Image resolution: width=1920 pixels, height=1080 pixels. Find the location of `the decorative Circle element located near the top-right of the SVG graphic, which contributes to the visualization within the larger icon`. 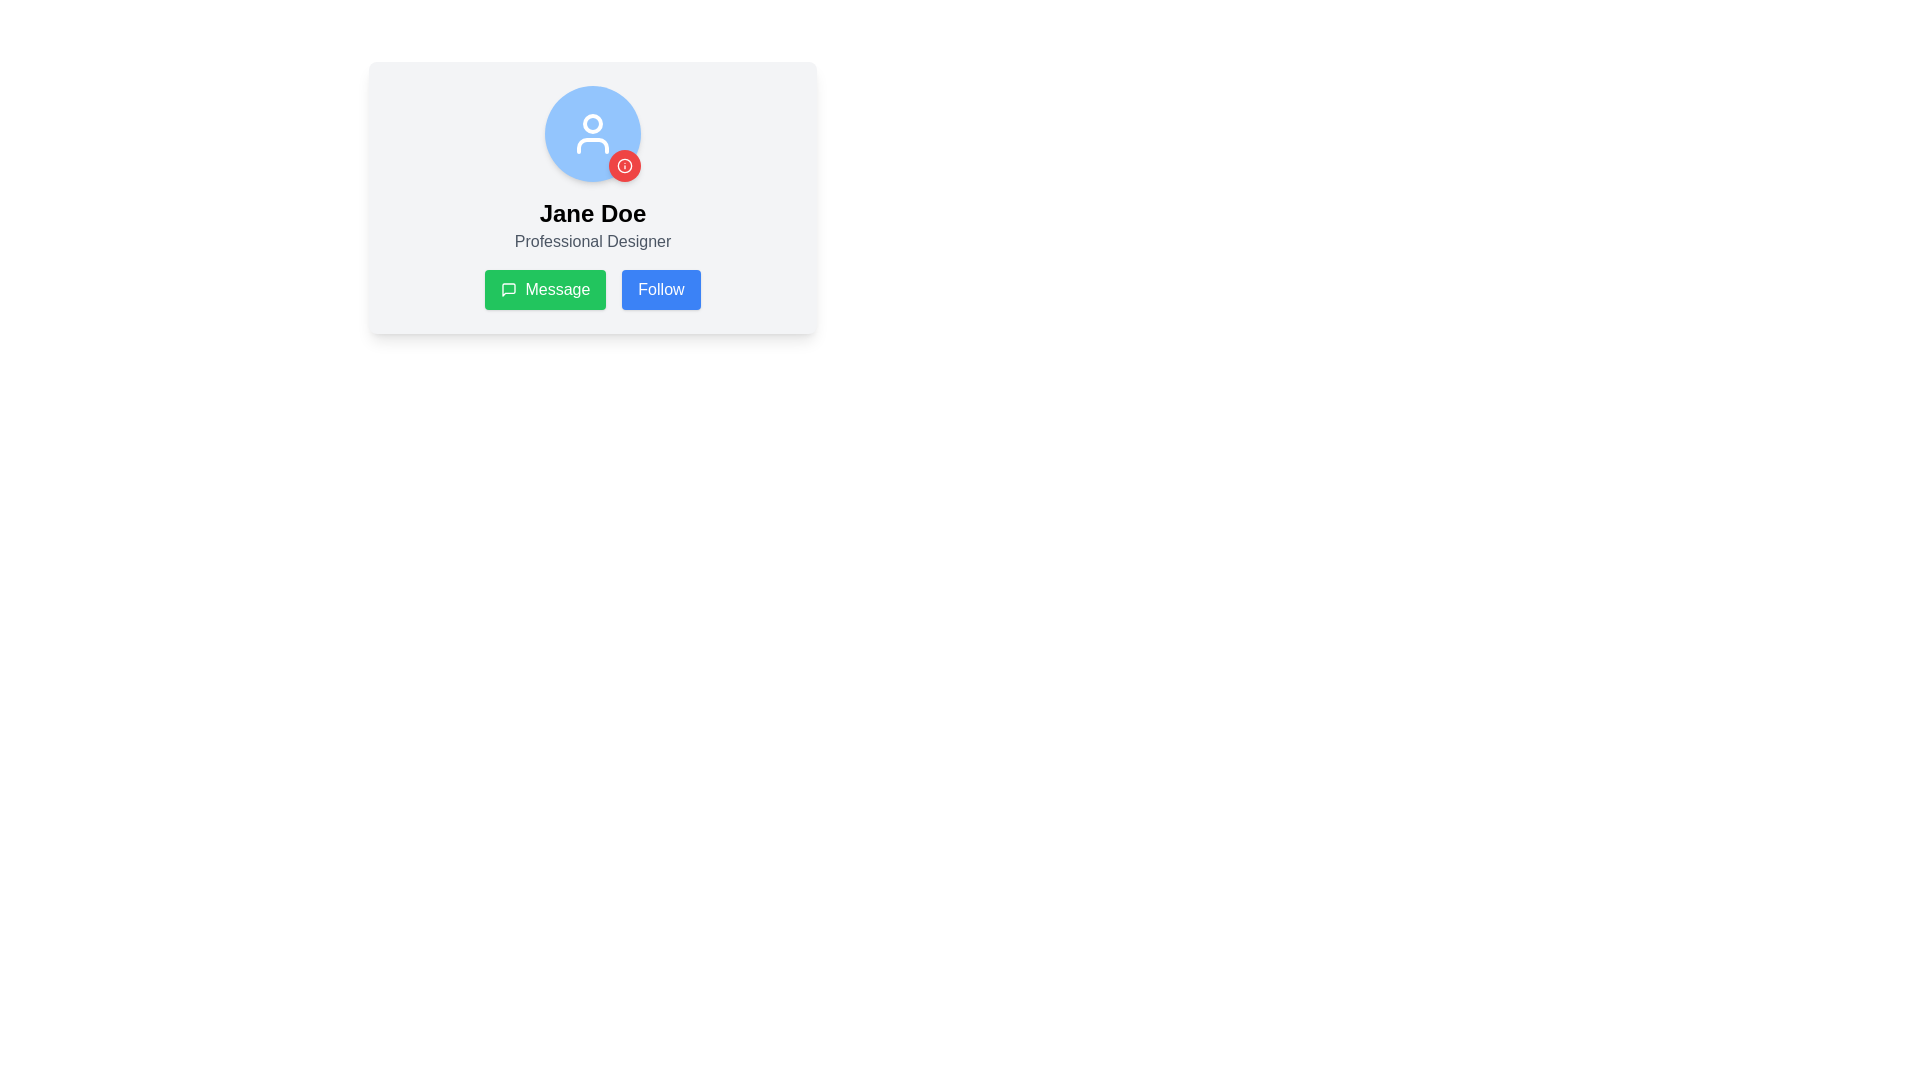

the decorative Circle element located near the top-right of the SVG graphic, which contributes to the visualization within the larger icon is located at coordinates (623, 164).